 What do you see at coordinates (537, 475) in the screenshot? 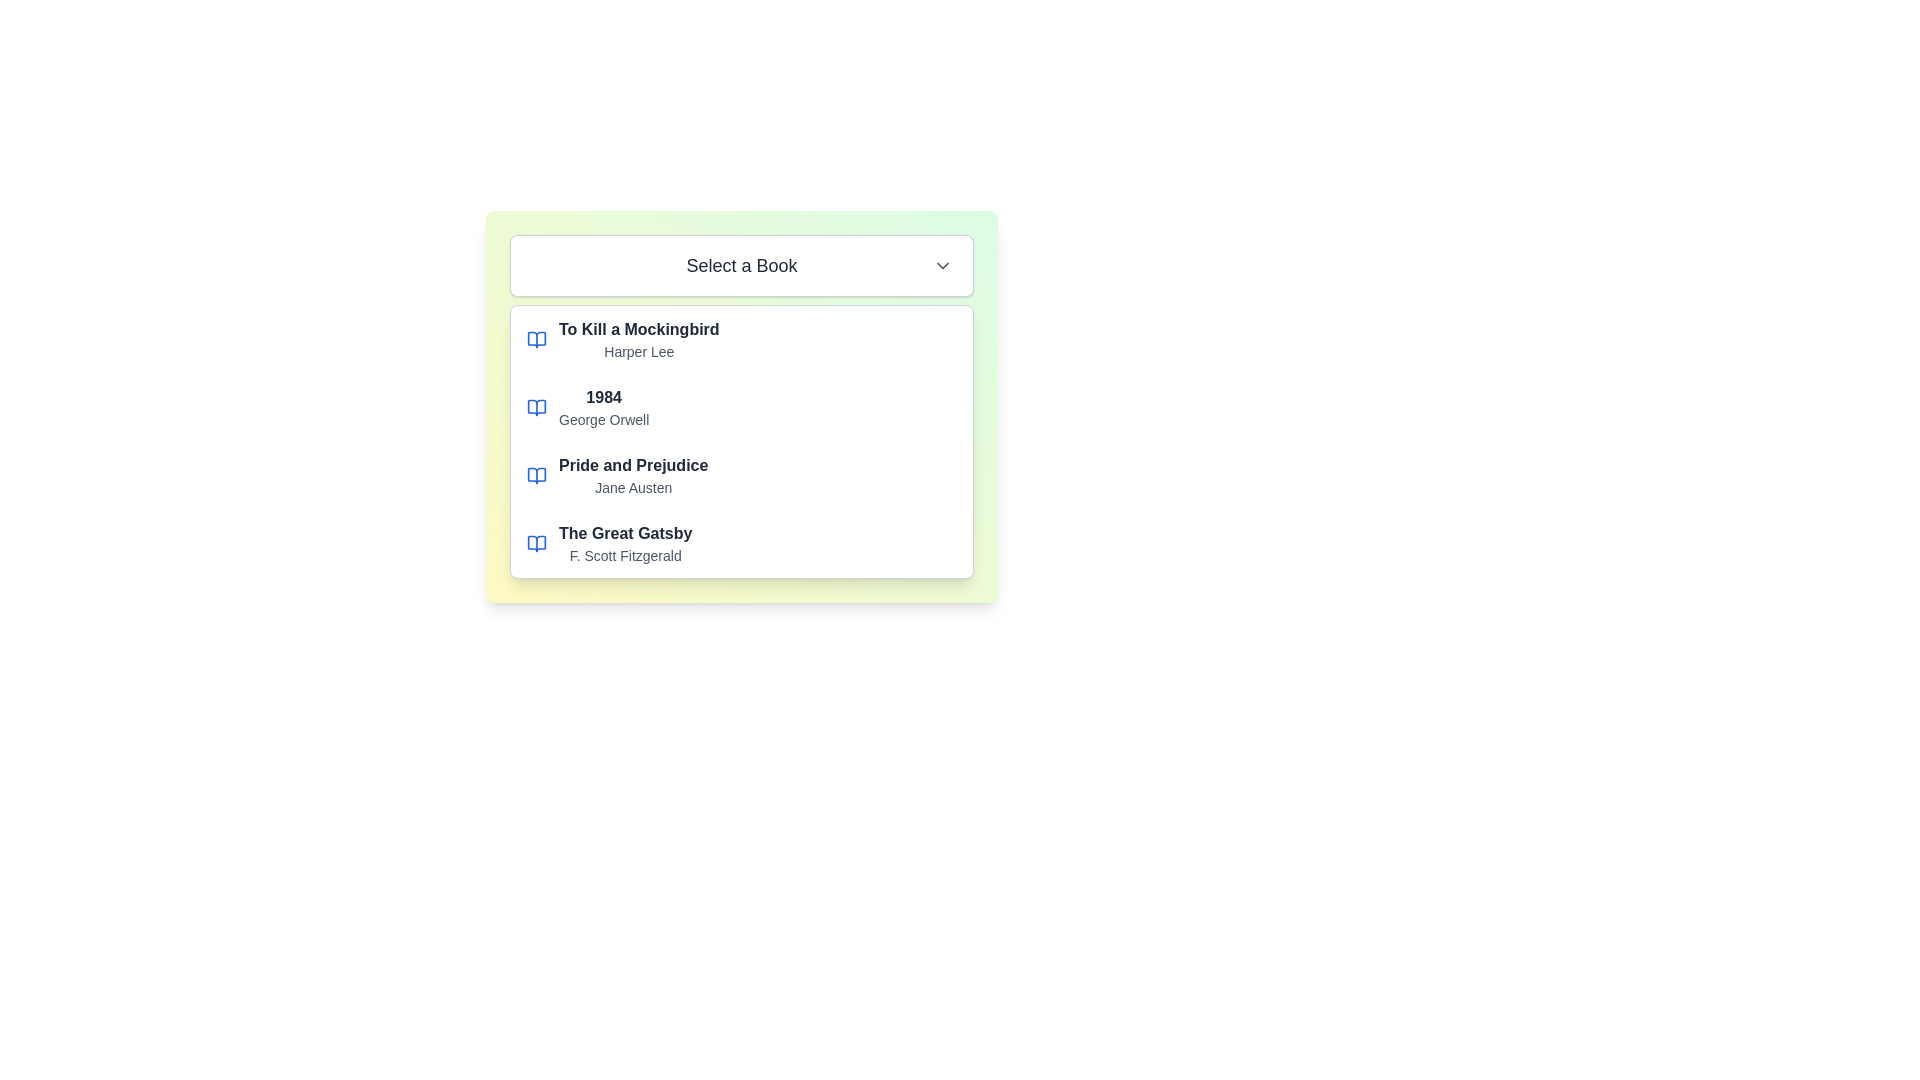
I see `blue open book icon associated with 'Pride and Prejudice' for accessibility properties` at bounding box center [537, 475].